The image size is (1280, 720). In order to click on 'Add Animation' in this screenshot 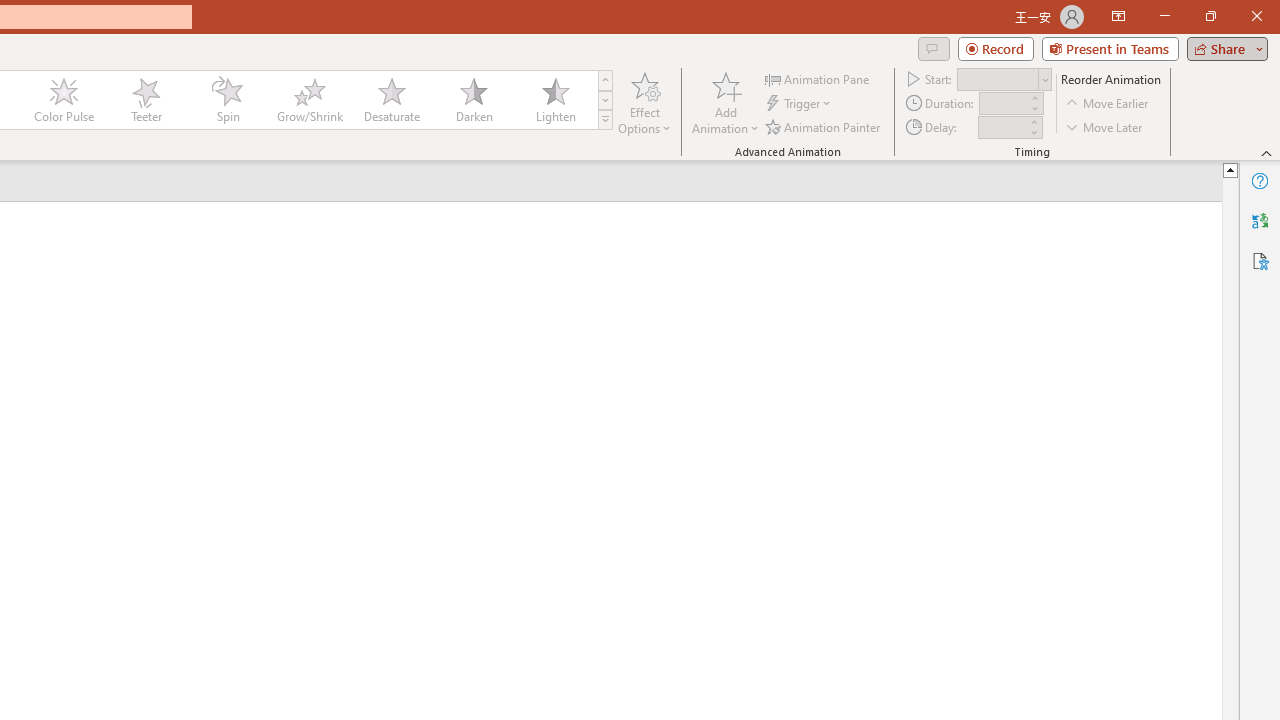, I will do `click(724, 103)`.